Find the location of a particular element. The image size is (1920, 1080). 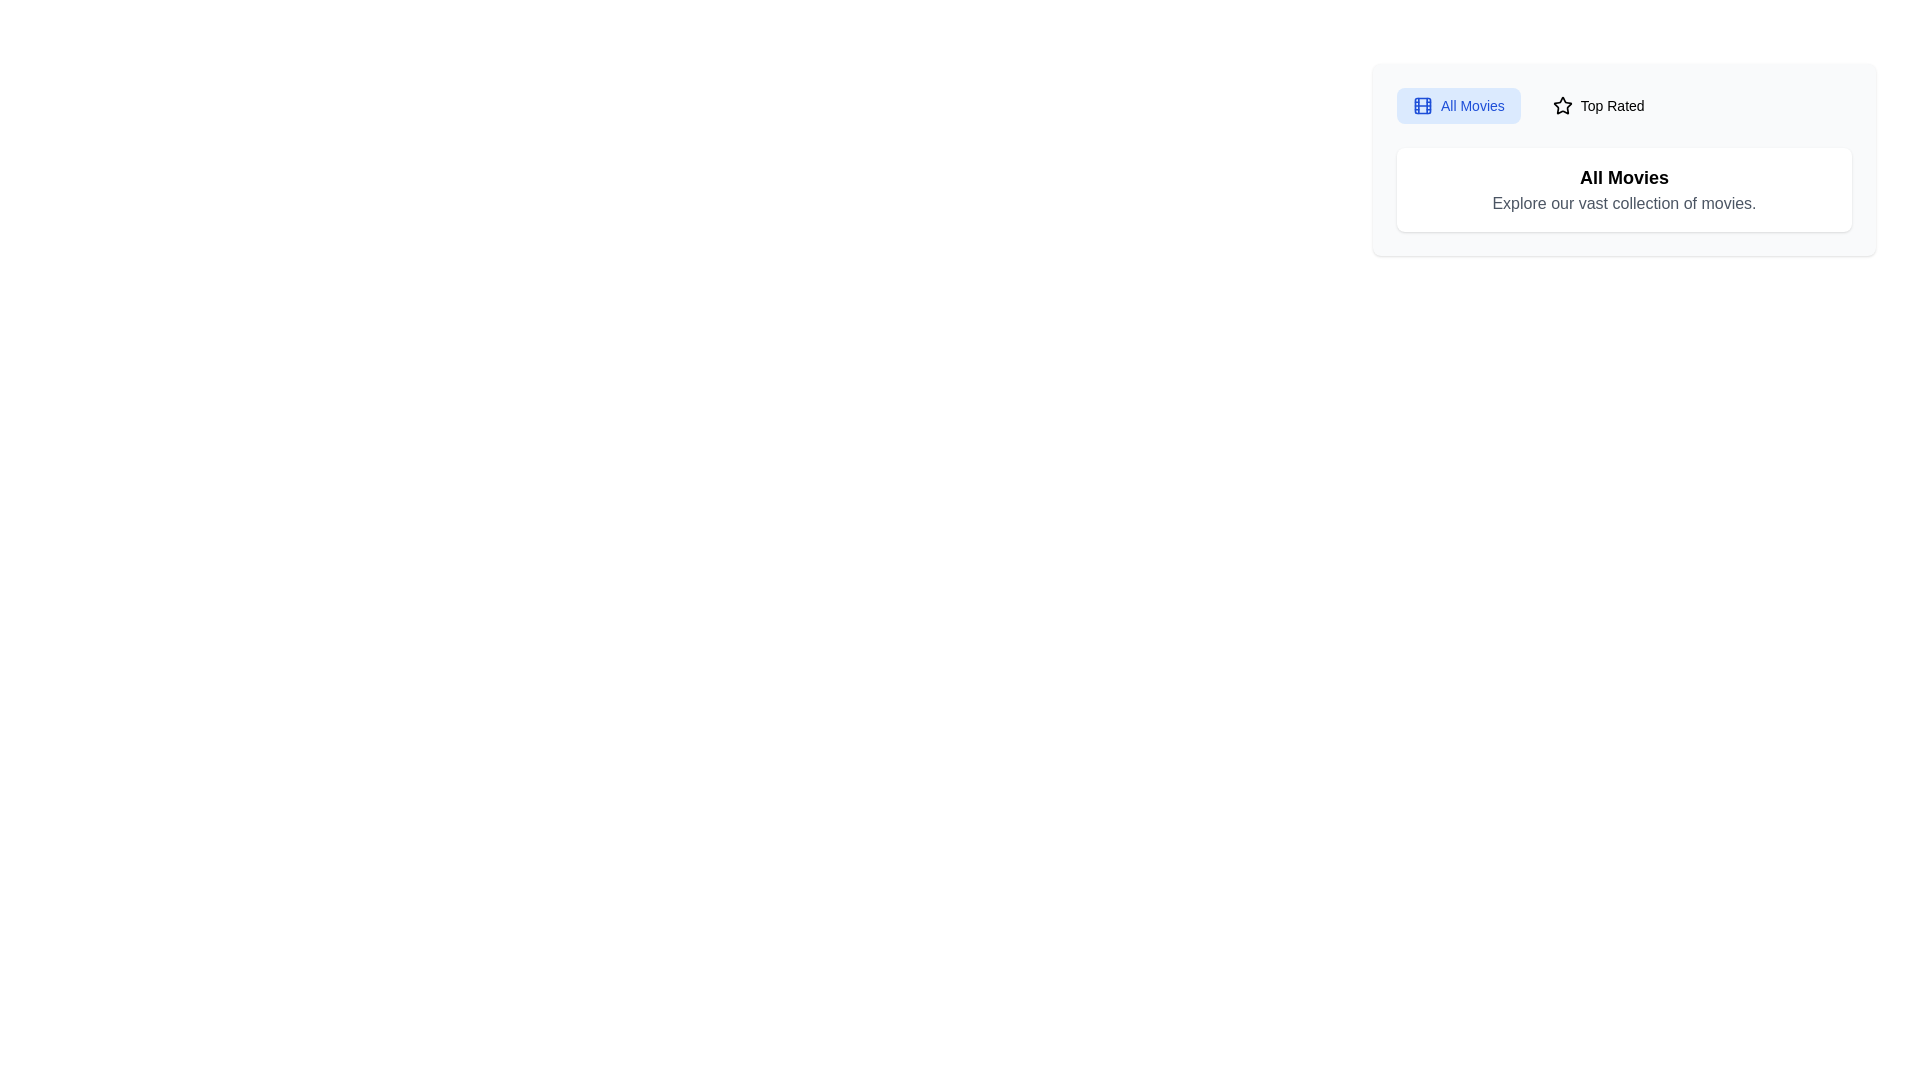

the Top Rated tab is located at coordinates (1597, 105).